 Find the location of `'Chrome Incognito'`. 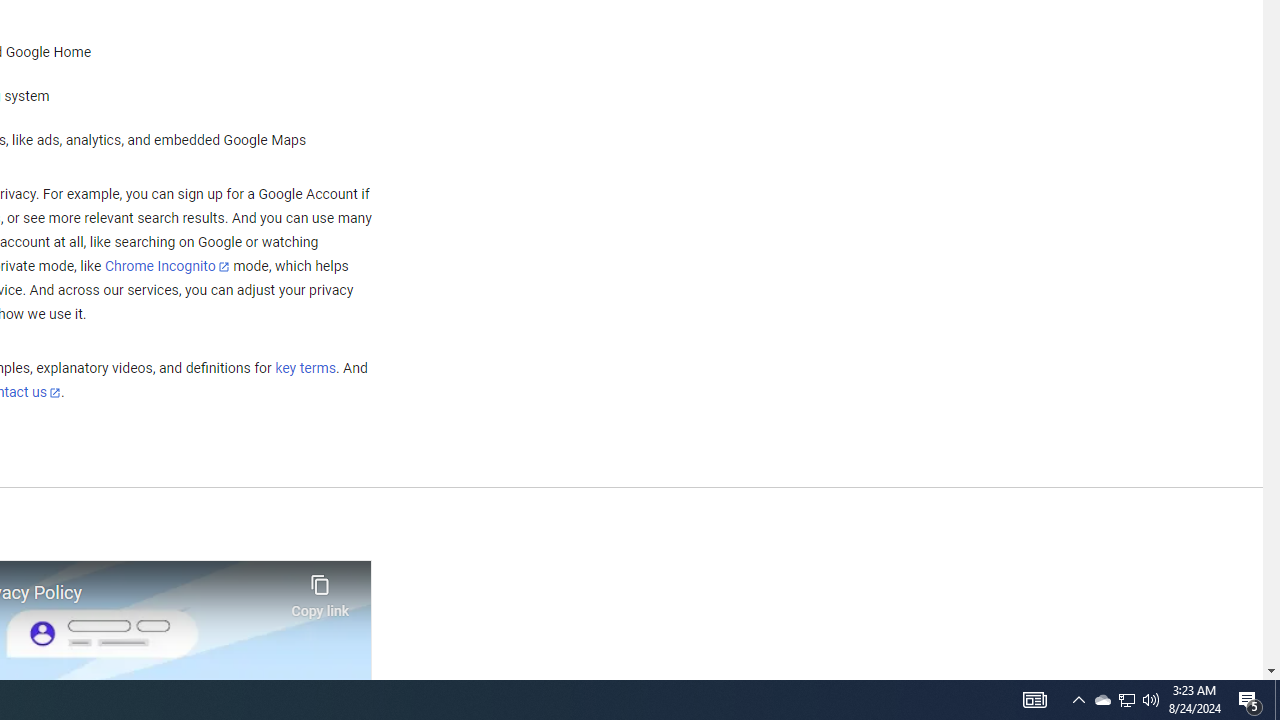

'Chrome Incognito' is located at coordinates (167, 265).